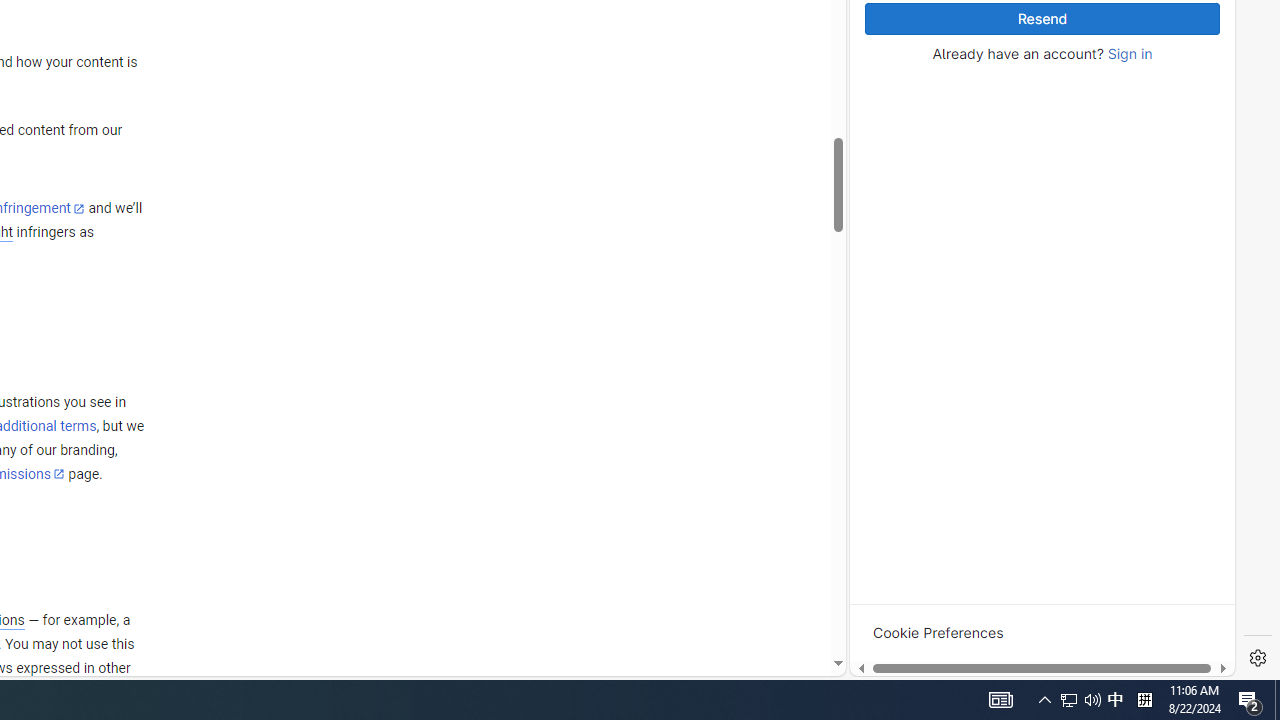 The height and width of the screenshot is (720, 1280). What do you see at coordinates (1041, 19) in the screenshot?
I see `'Resend'` at bounding box center [1041, 19].